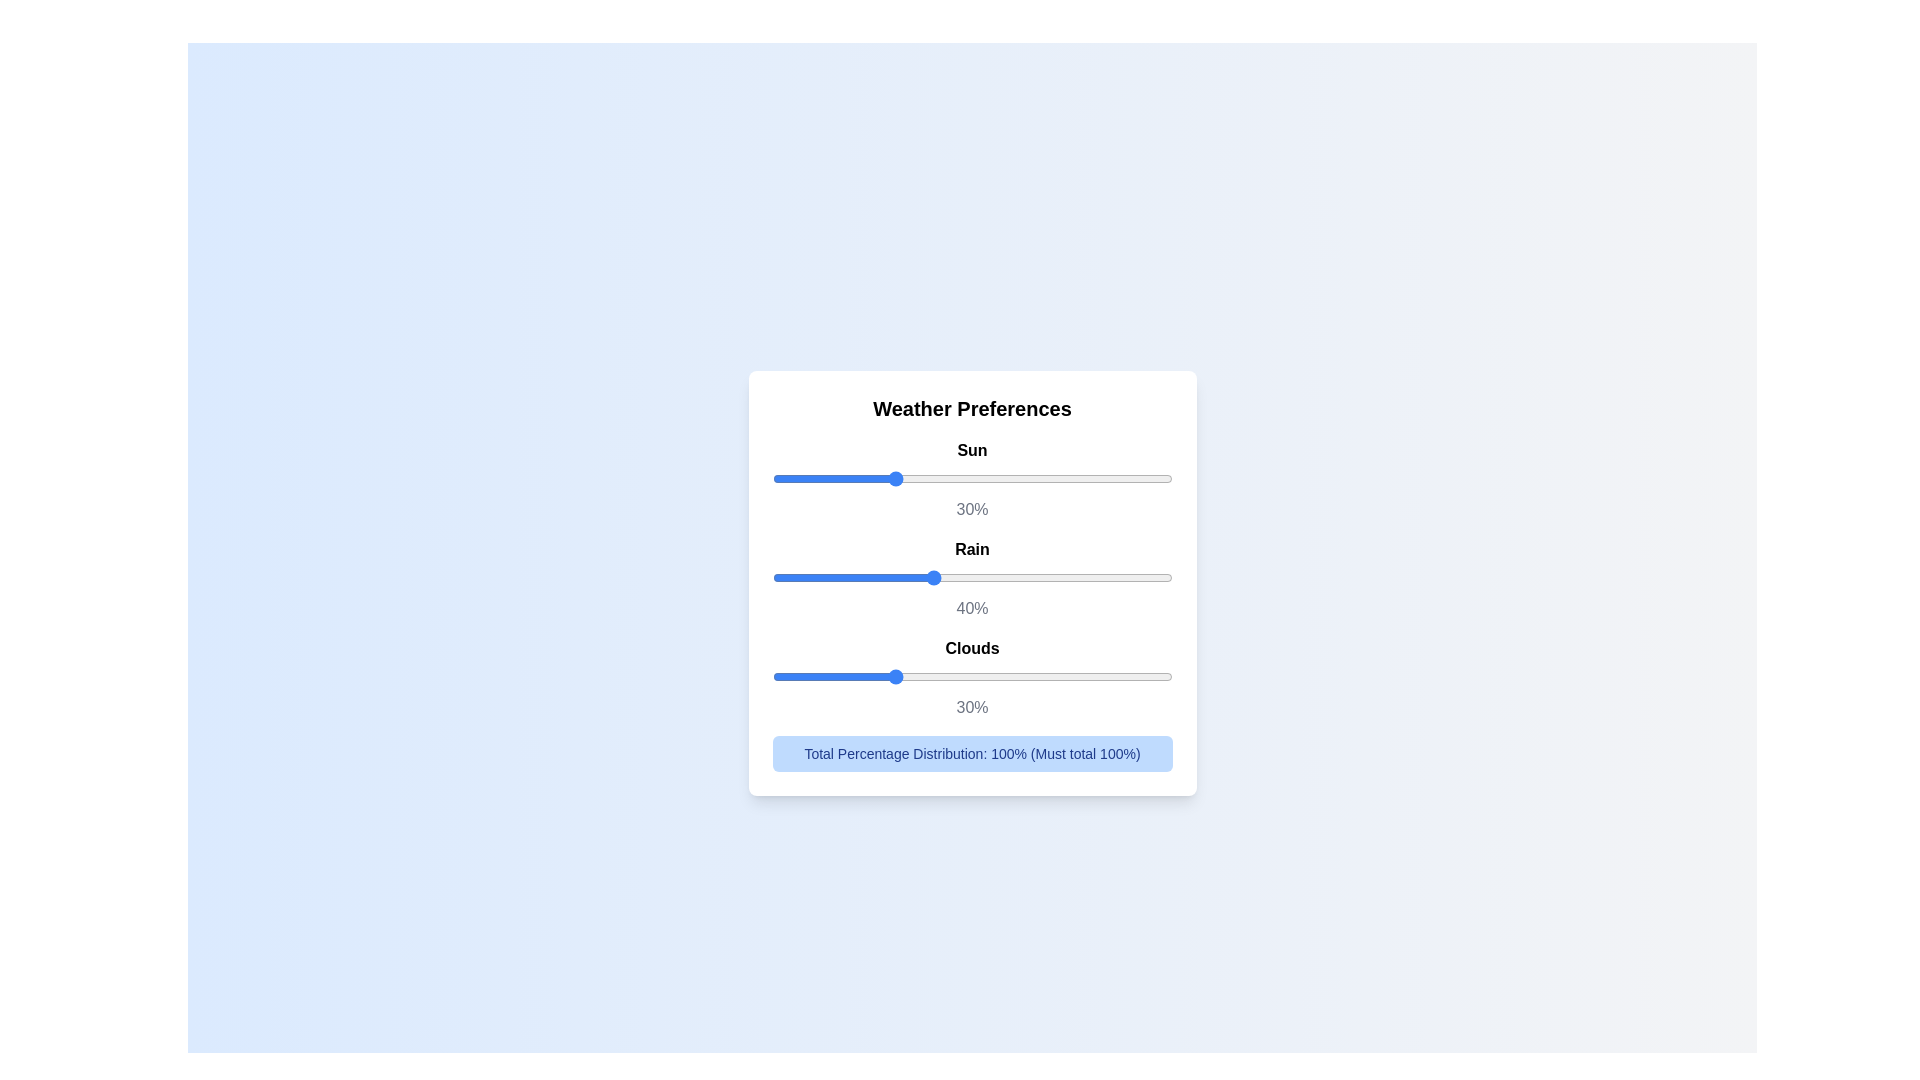 This screenshot has width=1920, height=1080. I want to click on the 'Rain' slider to 74%, so click(1067, 577).